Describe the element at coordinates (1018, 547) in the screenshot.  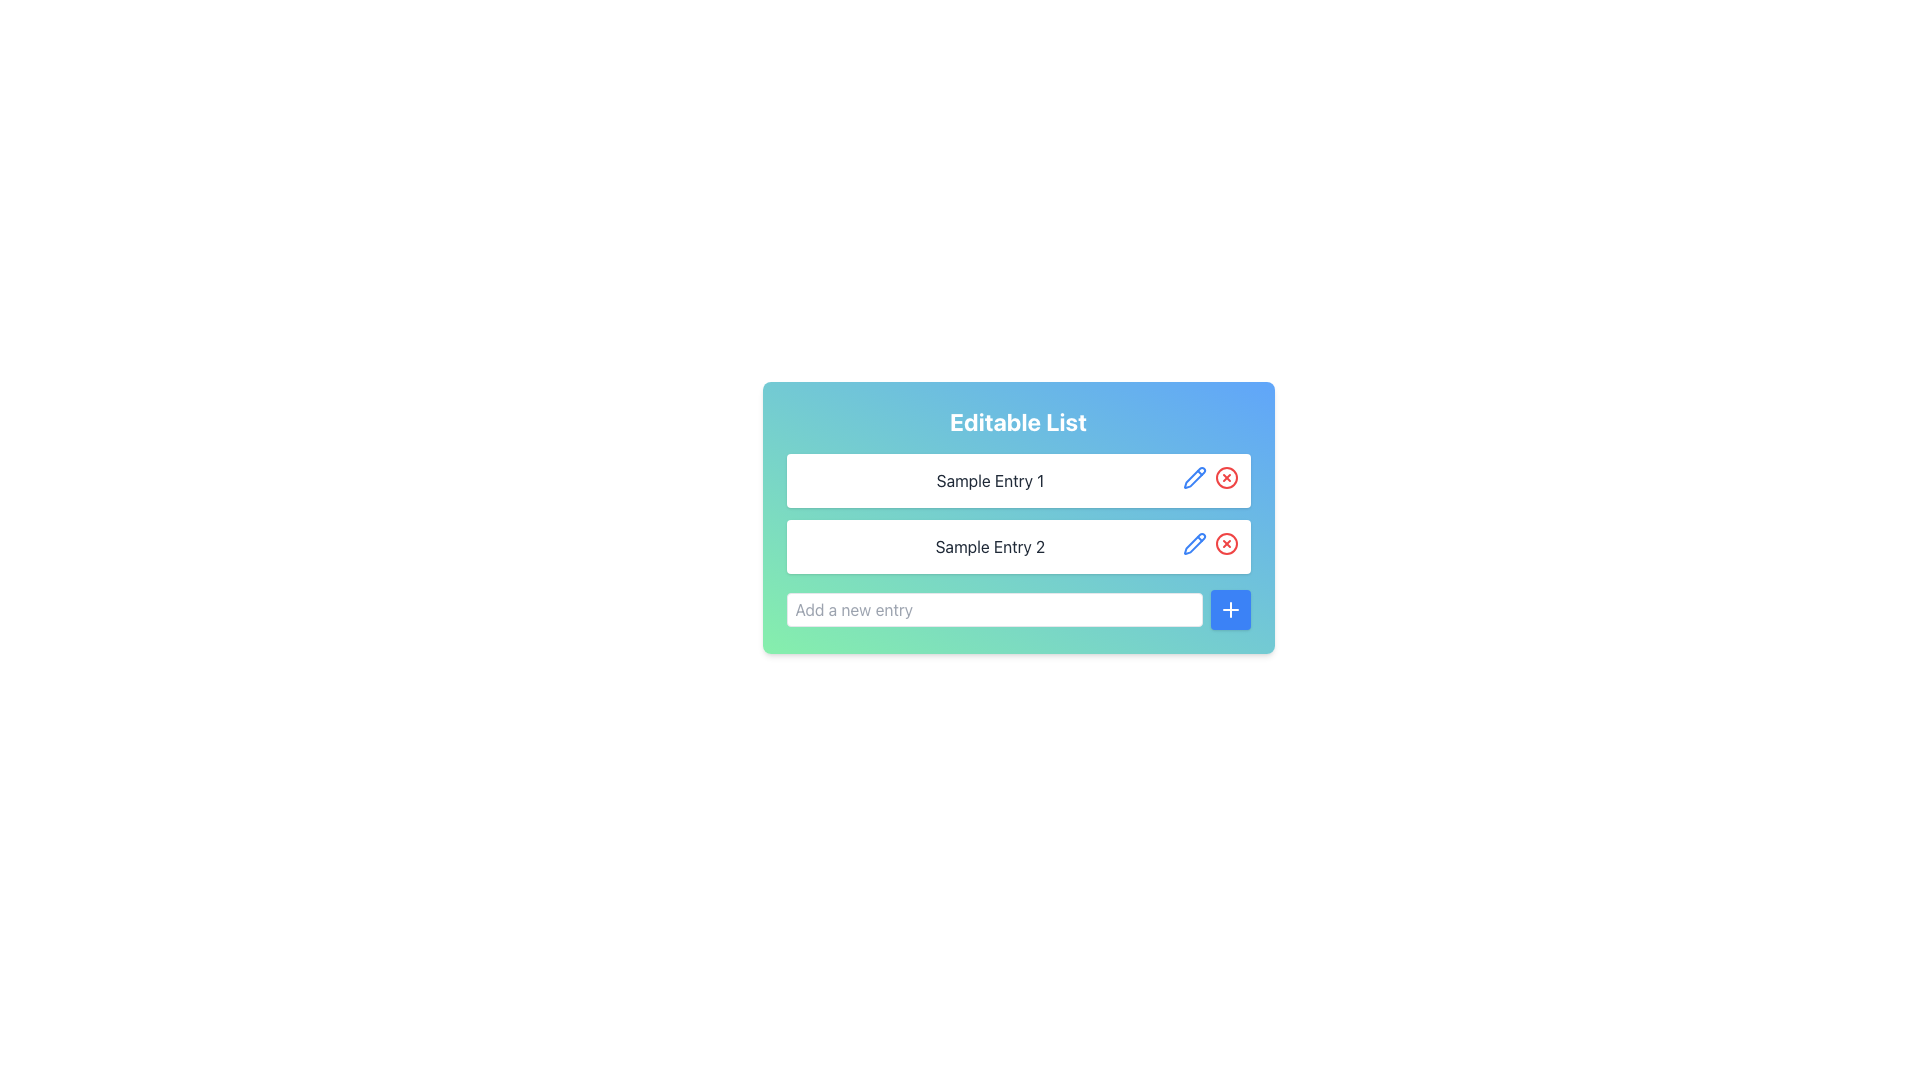
I see `the second list item displaying the text 'Sample Entry 2' to focus or select it` at that location.